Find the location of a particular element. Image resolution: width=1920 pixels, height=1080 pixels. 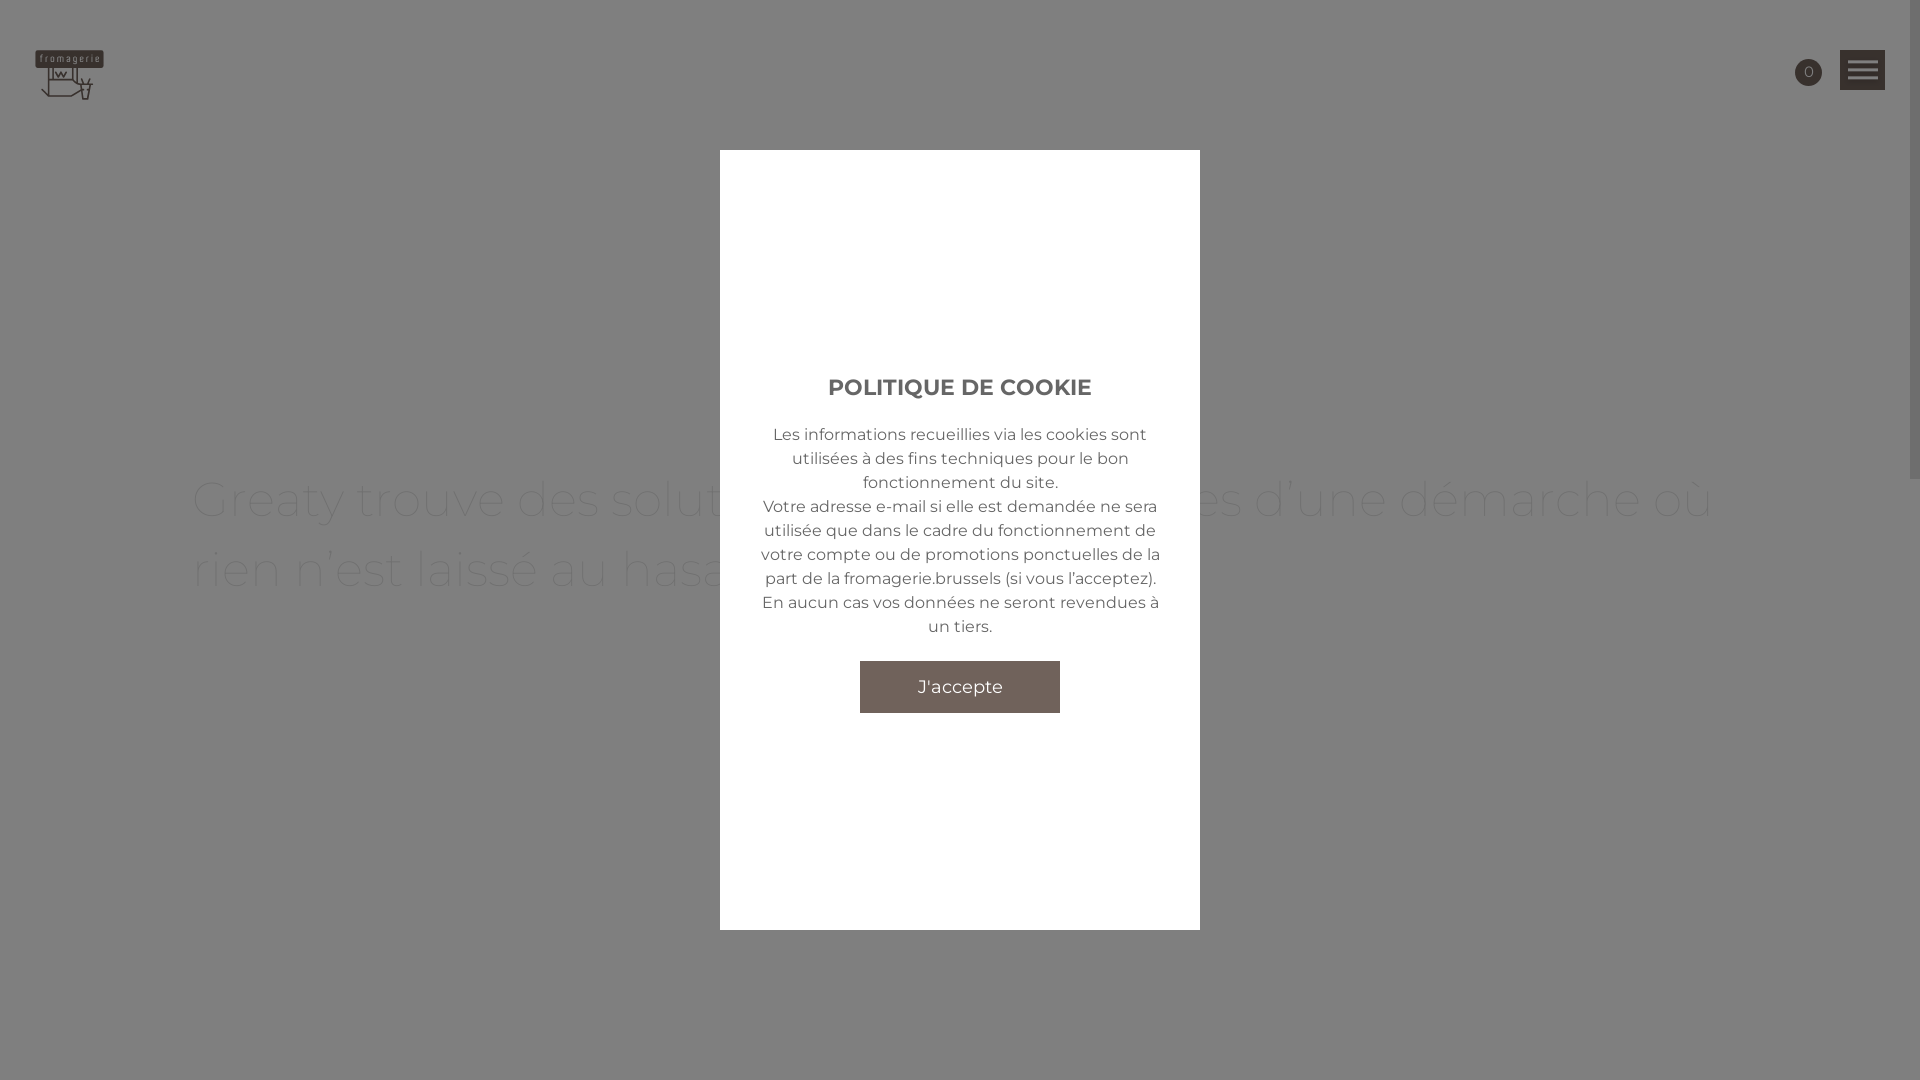

'J'accepte' is located at coordinates (960, 685).